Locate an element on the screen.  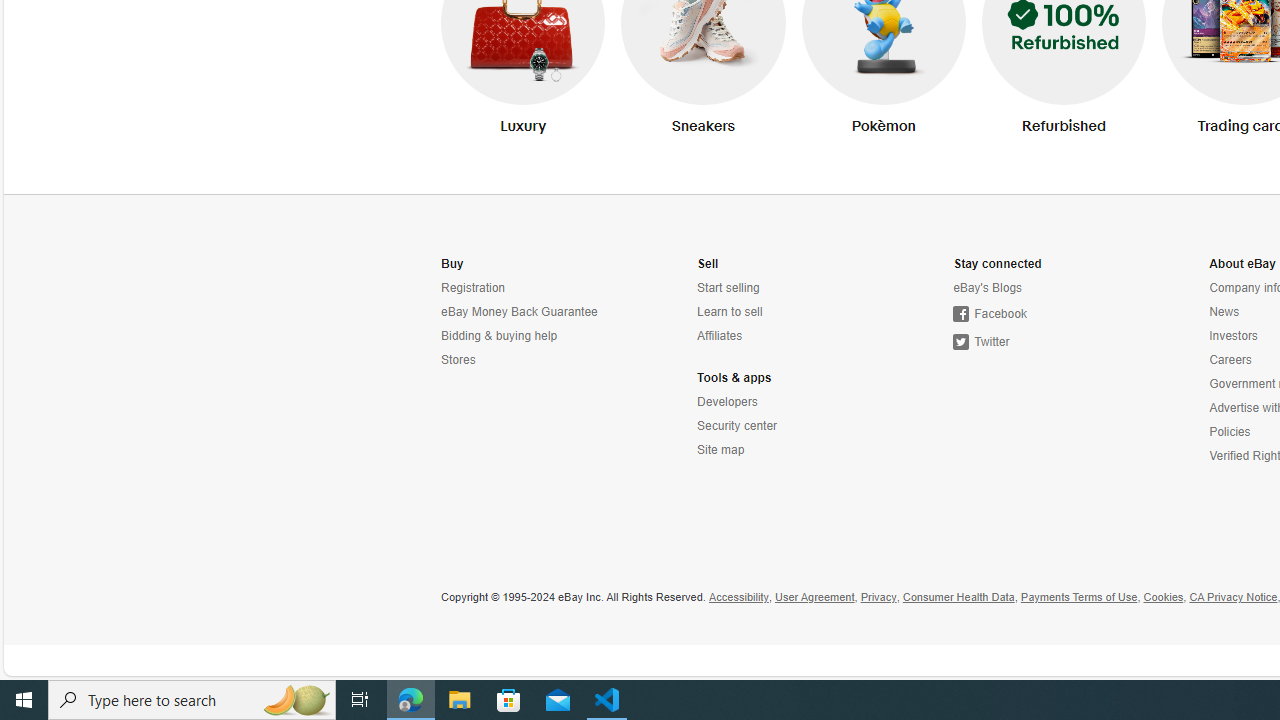
'About eBay' is located at coordinates (1241, 263).